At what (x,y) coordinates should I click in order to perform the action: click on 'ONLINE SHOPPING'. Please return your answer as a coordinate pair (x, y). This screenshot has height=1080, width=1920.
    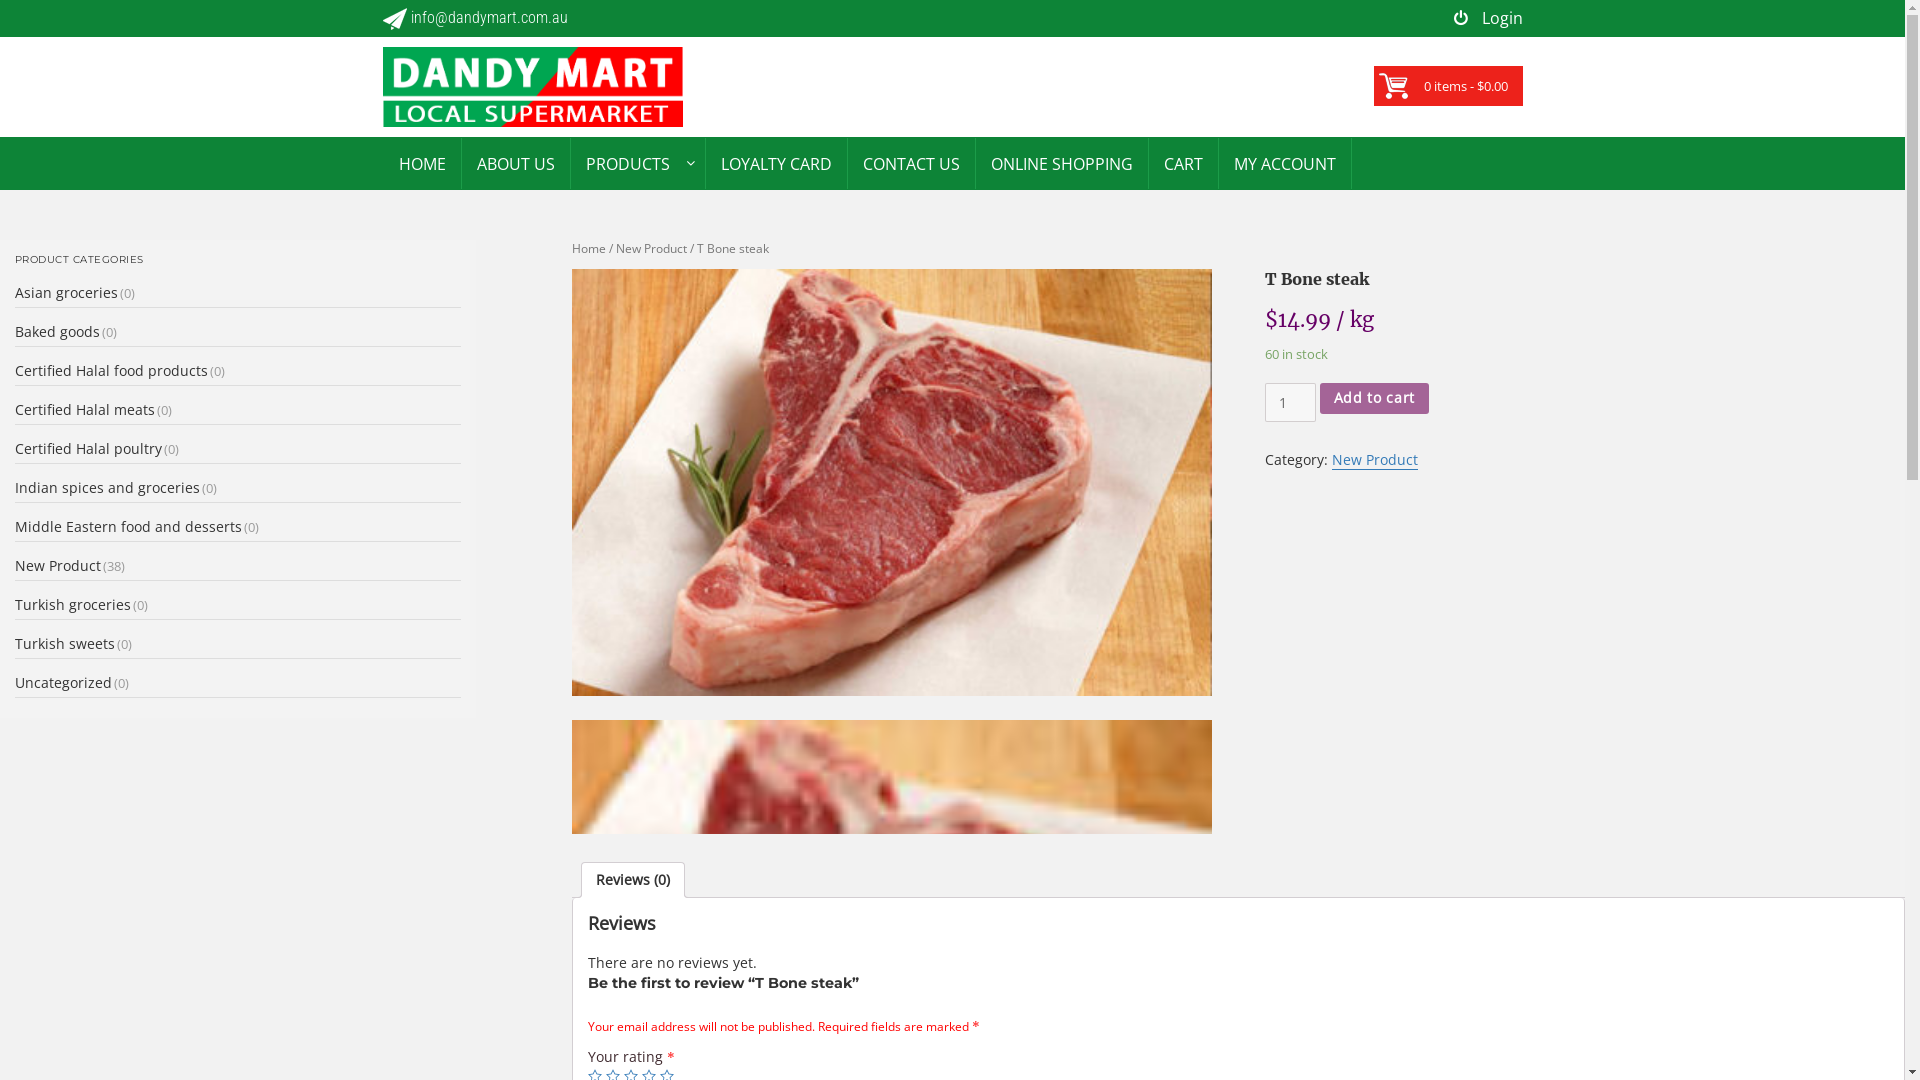
    Looking at the image, I should click on (1060, 162).